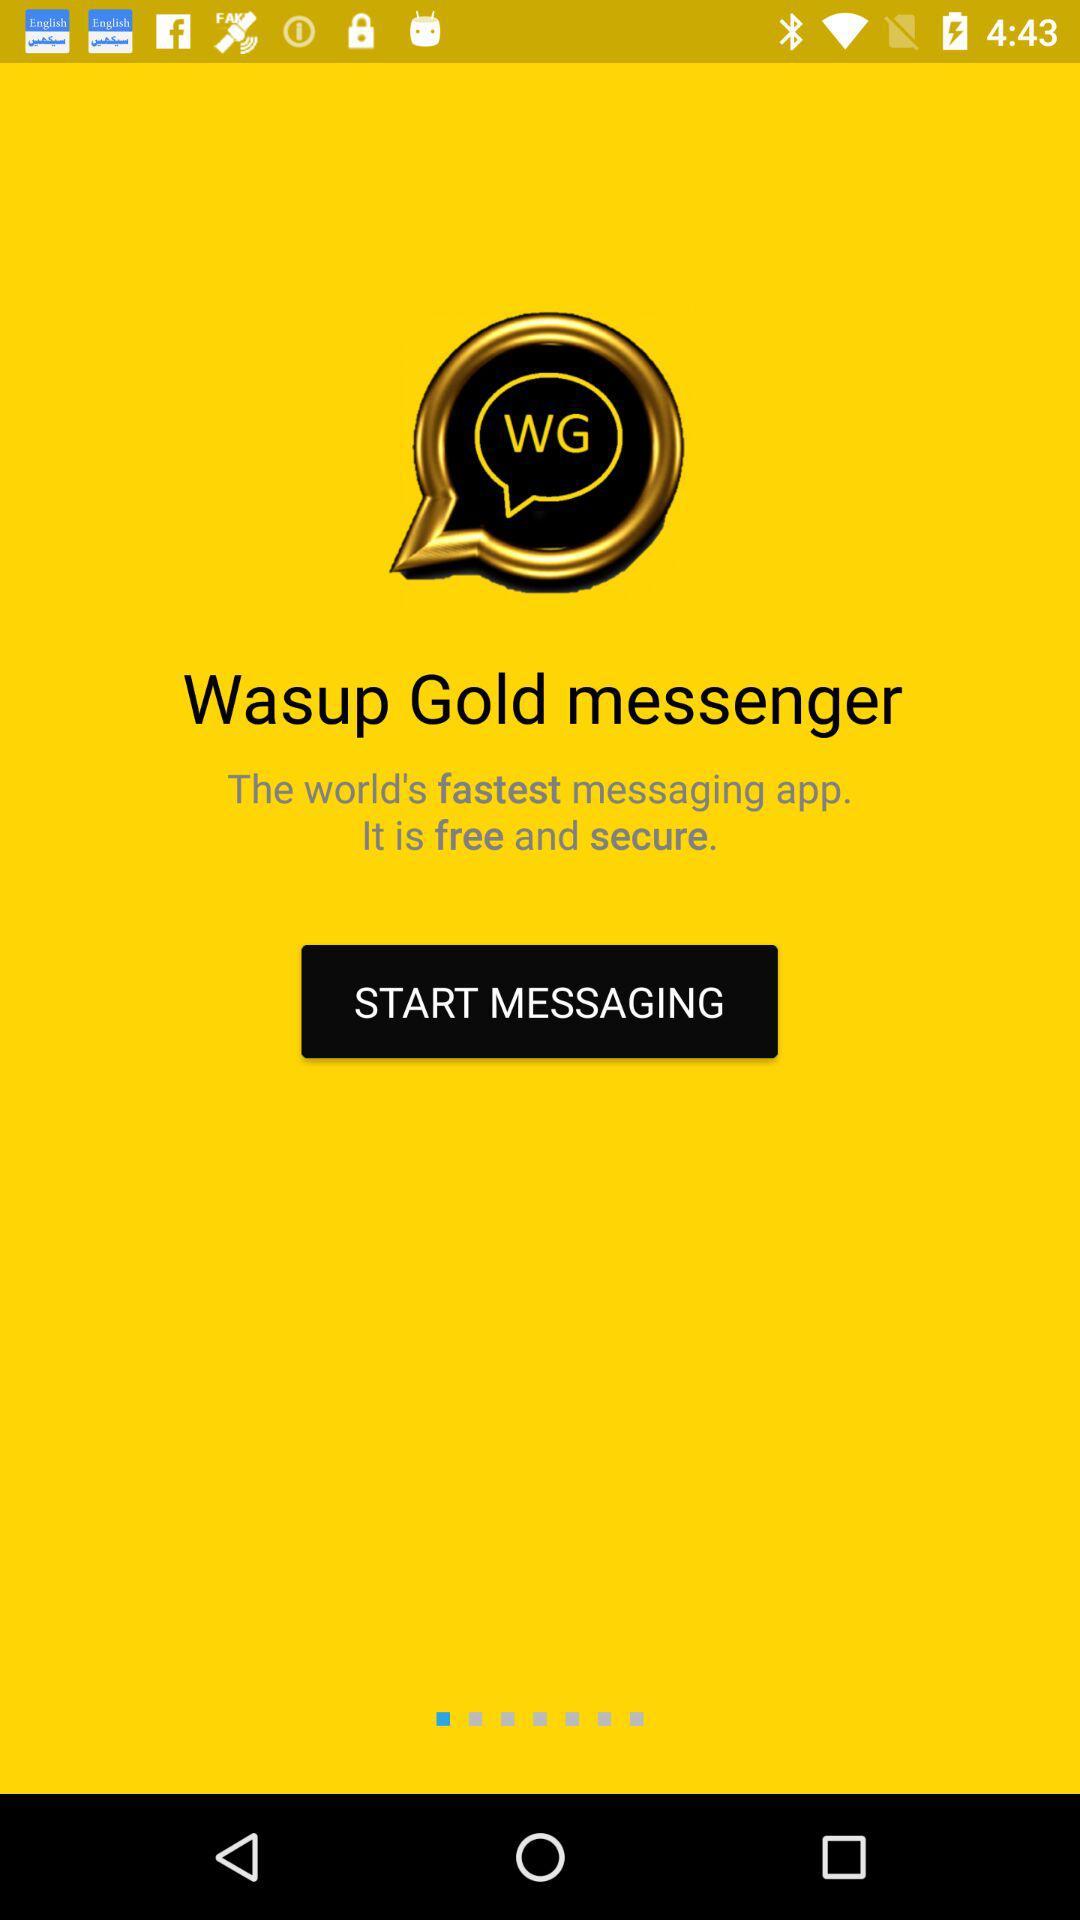  I want to click on start messaging, so click(538, 1001).